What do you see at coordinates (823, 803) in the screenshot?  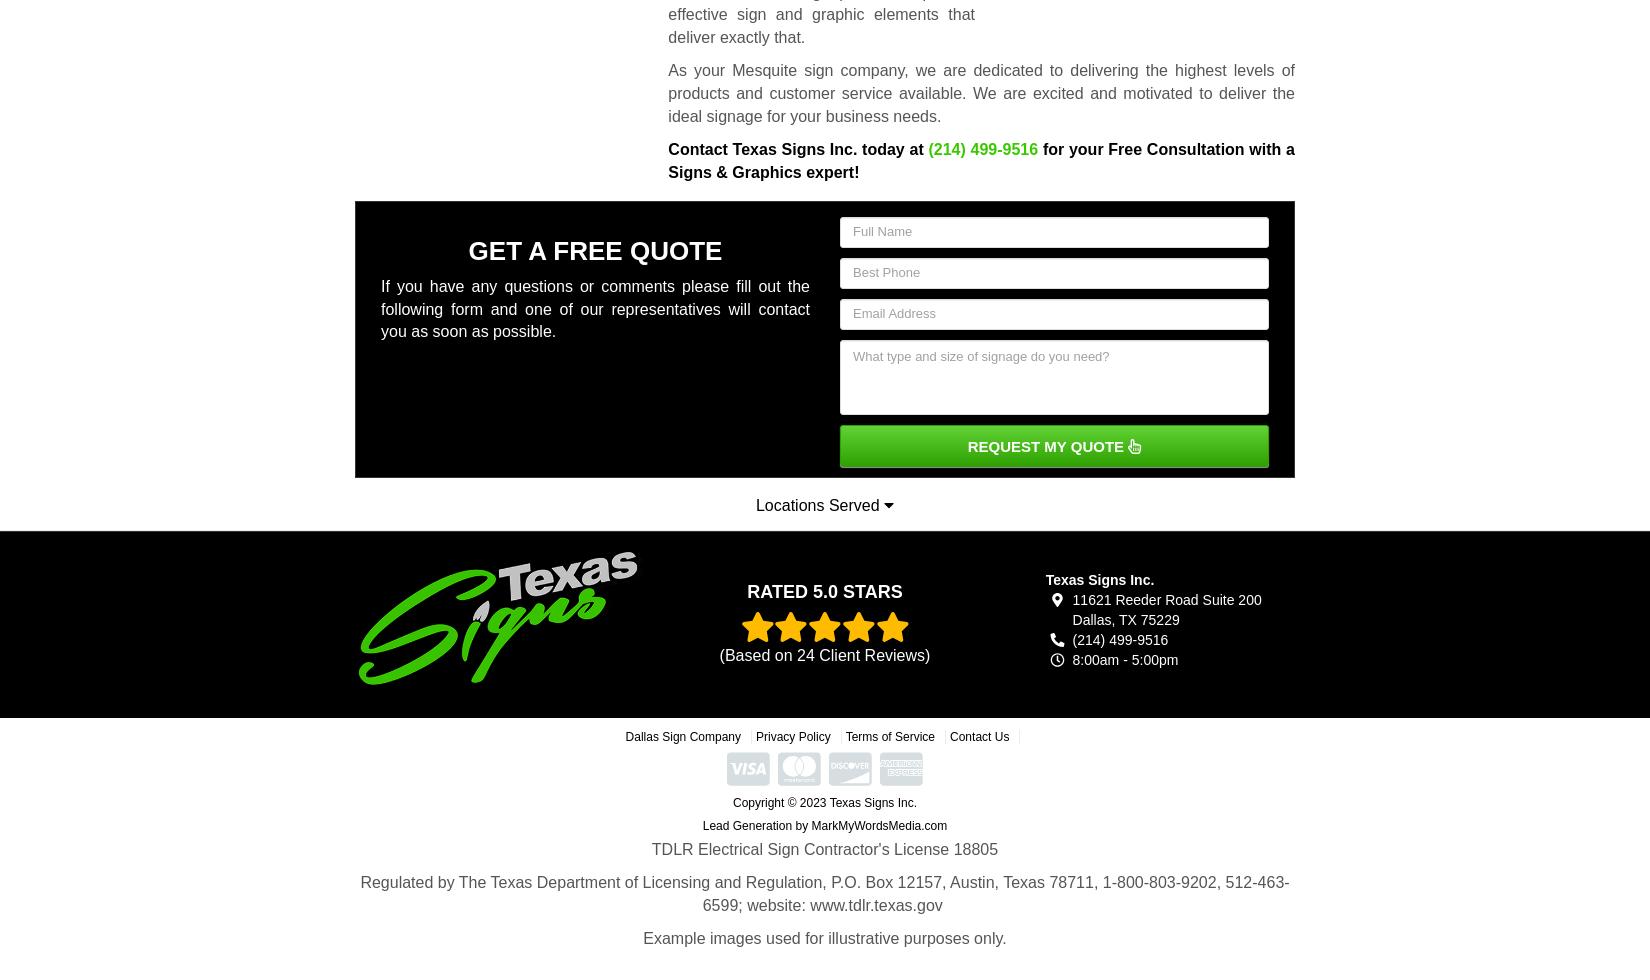 I see `'Copyright © 2023 Texas Signs Inc.'` at bounding box center [823, 803].